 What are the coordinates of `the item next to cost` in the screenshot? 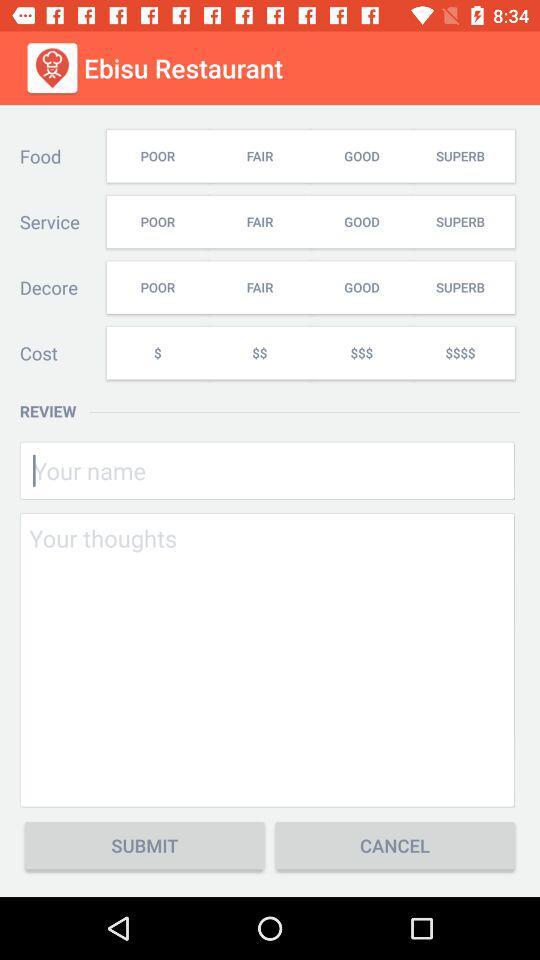 It's located at (156, 353).